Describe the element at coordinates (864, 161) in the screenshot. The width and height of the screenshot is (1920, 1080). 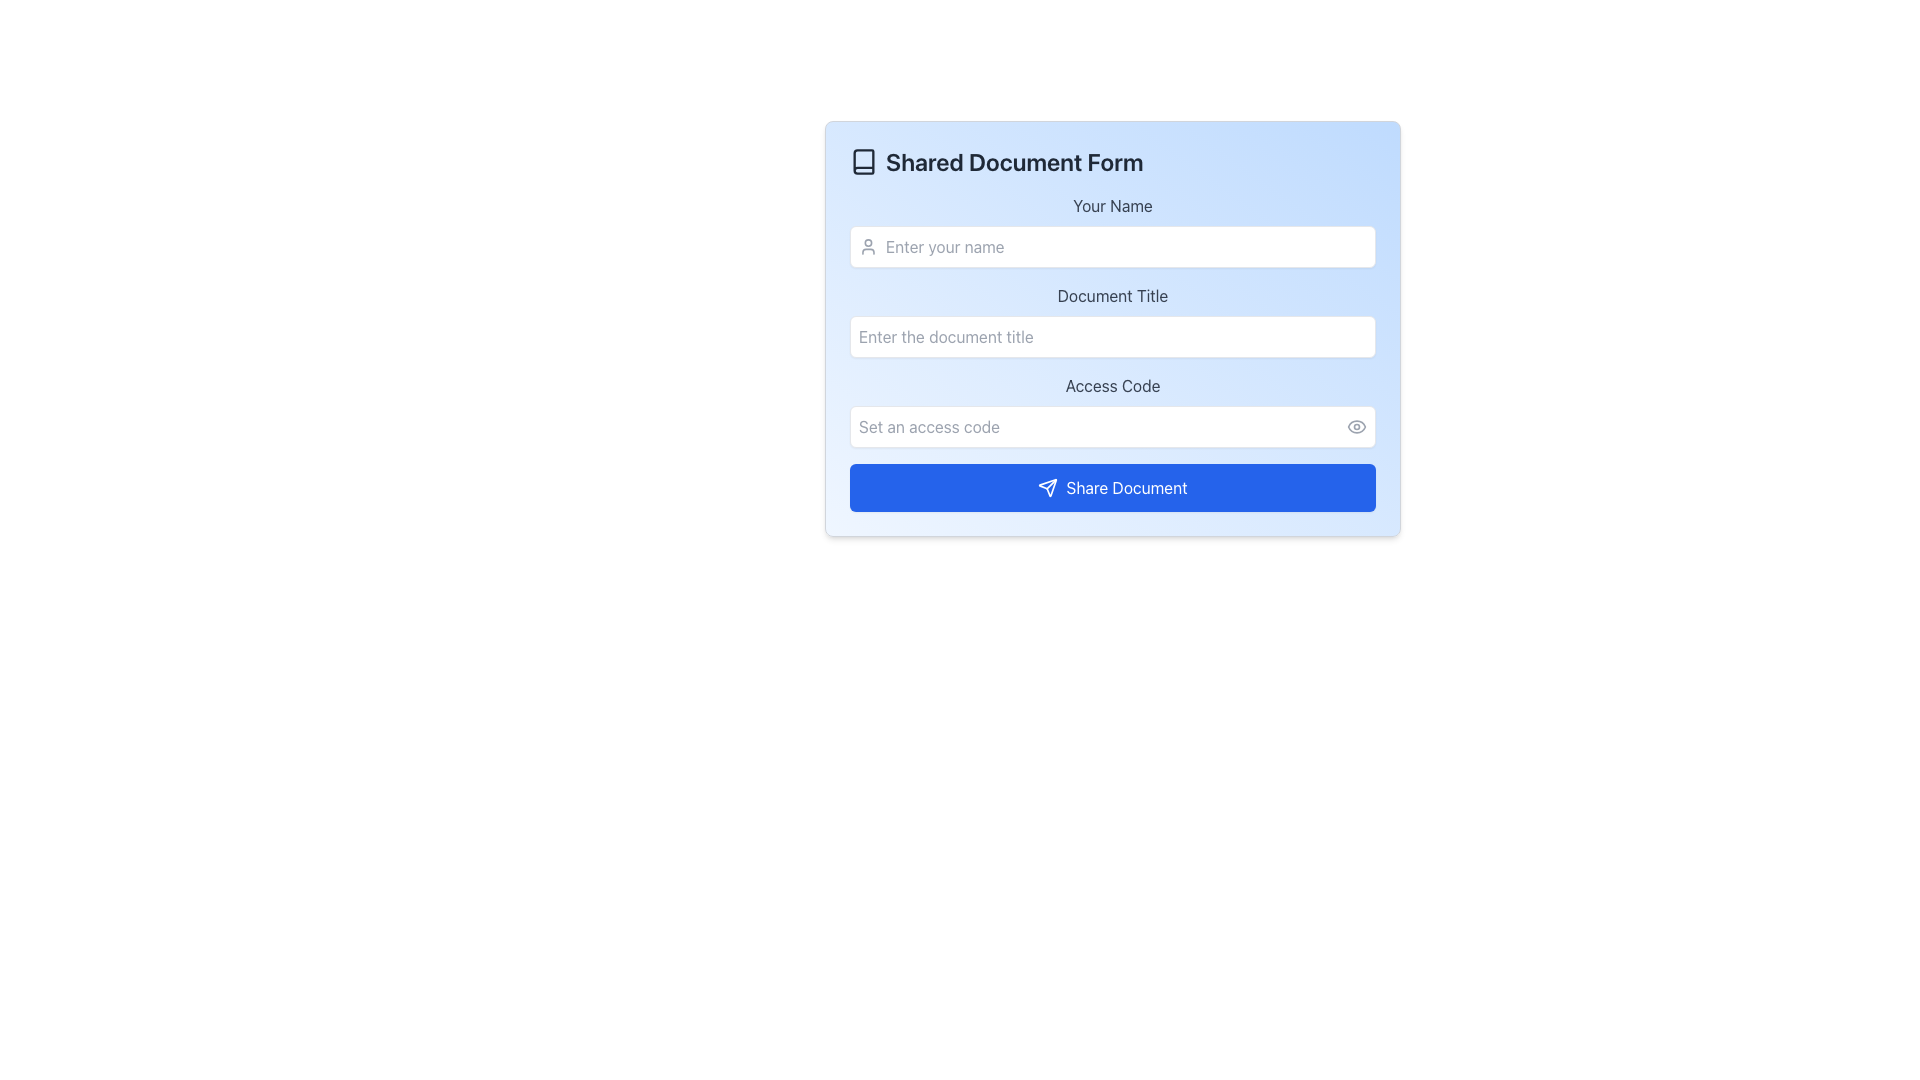
I see `the book icon located in the top-left portion of the interface, adjacent to the 'Shared Document Form' text` at that location.